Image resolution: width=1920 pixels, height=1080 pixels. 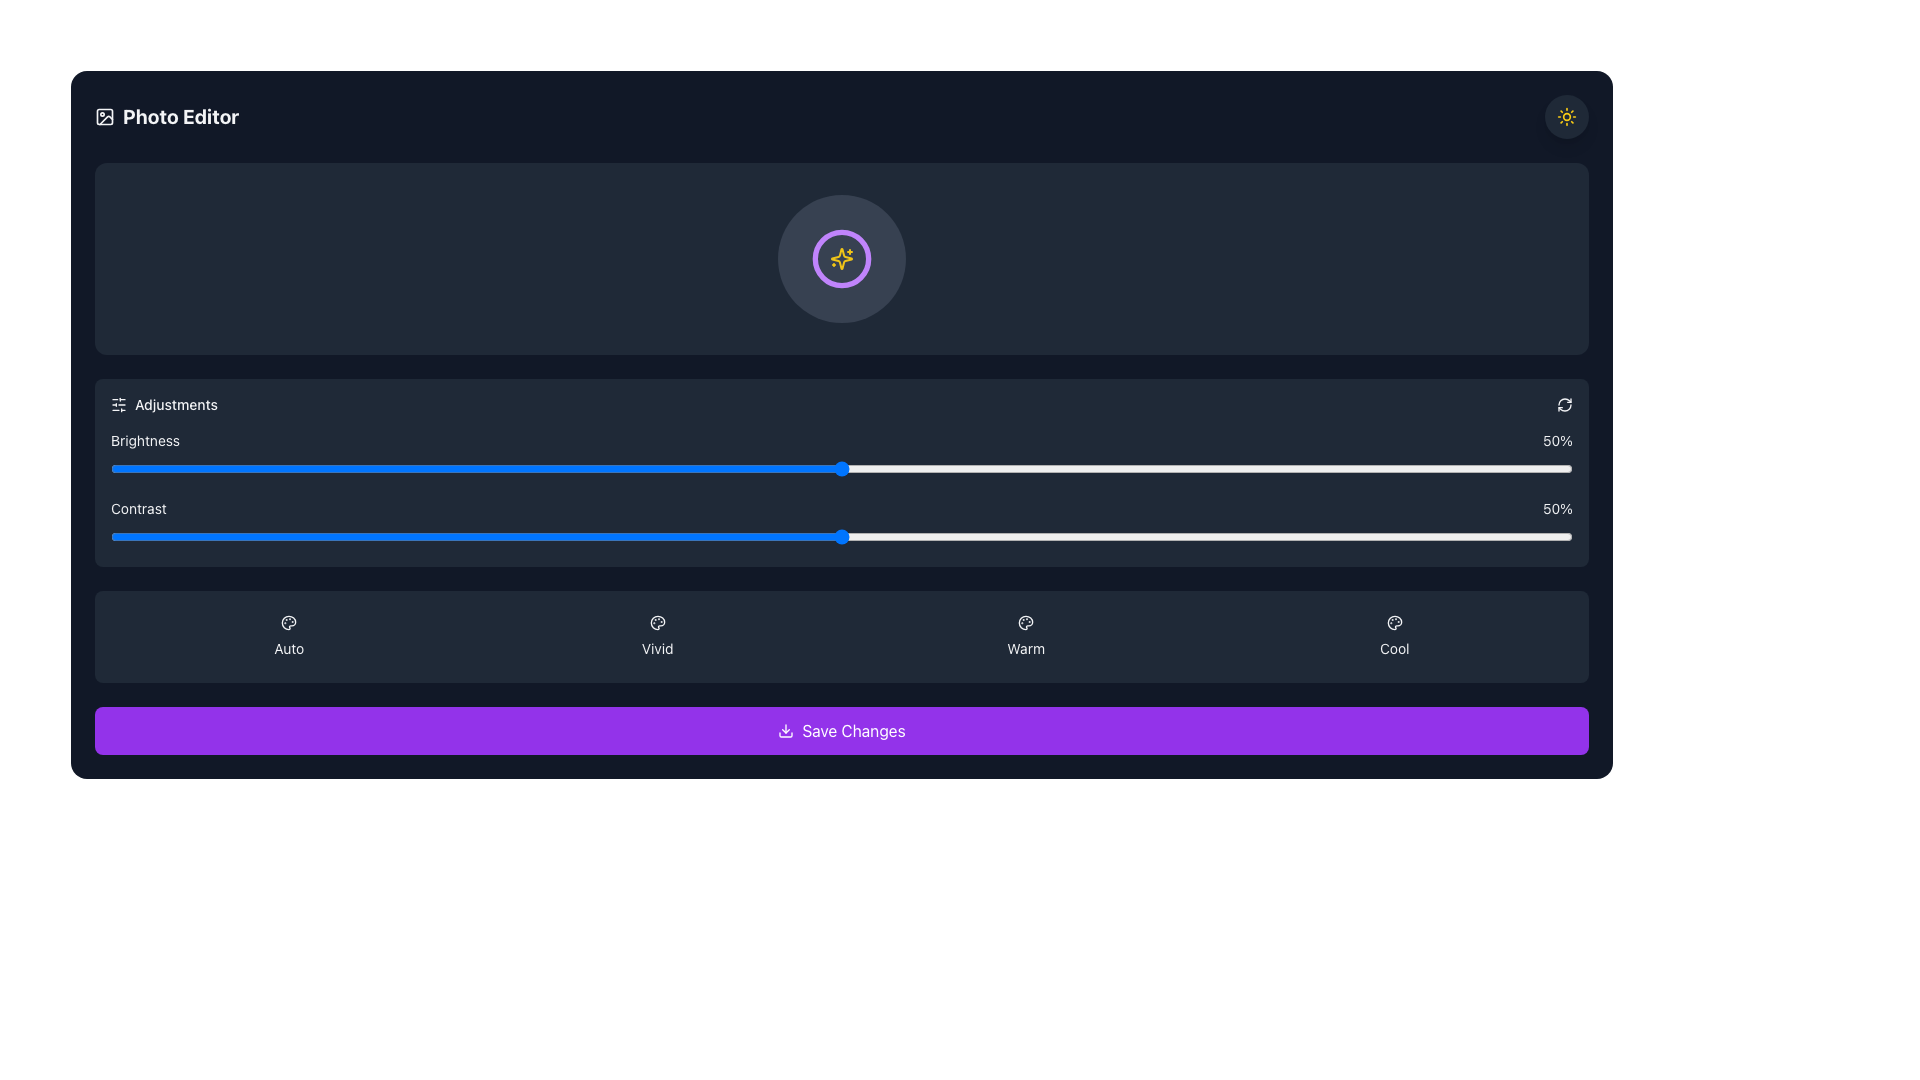 What do you see at coordinates (1235, 469) in the screenshot?
I see `contrast` at bounding box center [1235, 469].